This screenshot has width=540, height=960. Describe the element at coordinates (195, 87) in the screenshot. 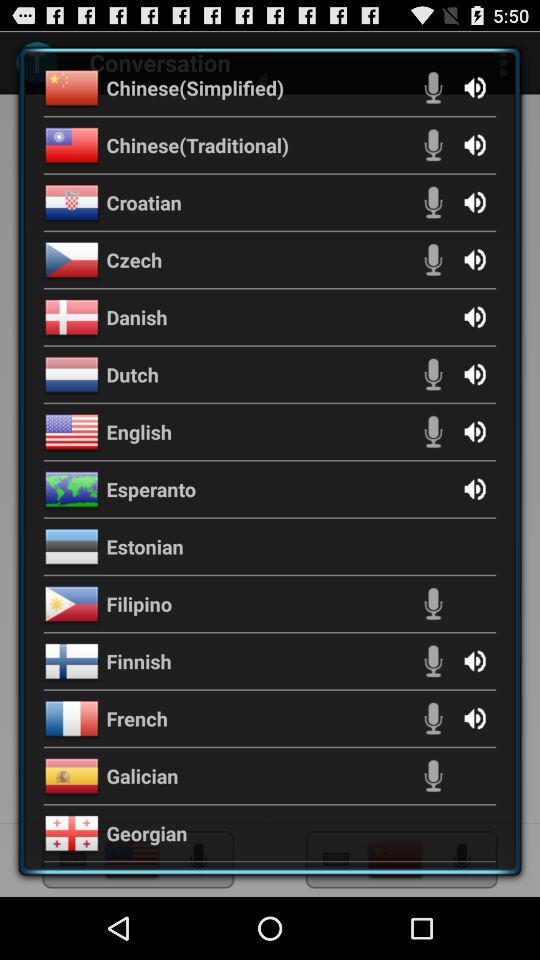

I see `the chinese(simplified) icon` at that location.